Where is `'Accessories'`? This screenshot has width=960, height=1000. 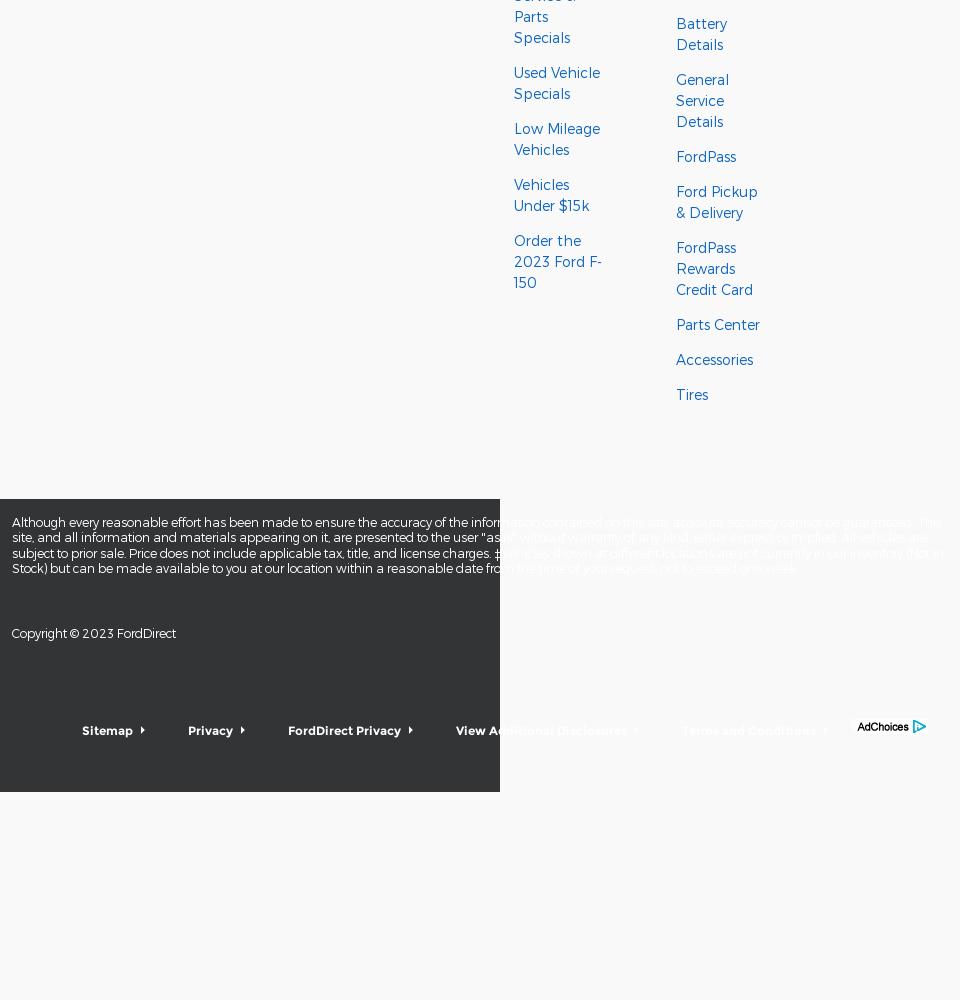
'Accessories' is located at coordinates (714, 358).